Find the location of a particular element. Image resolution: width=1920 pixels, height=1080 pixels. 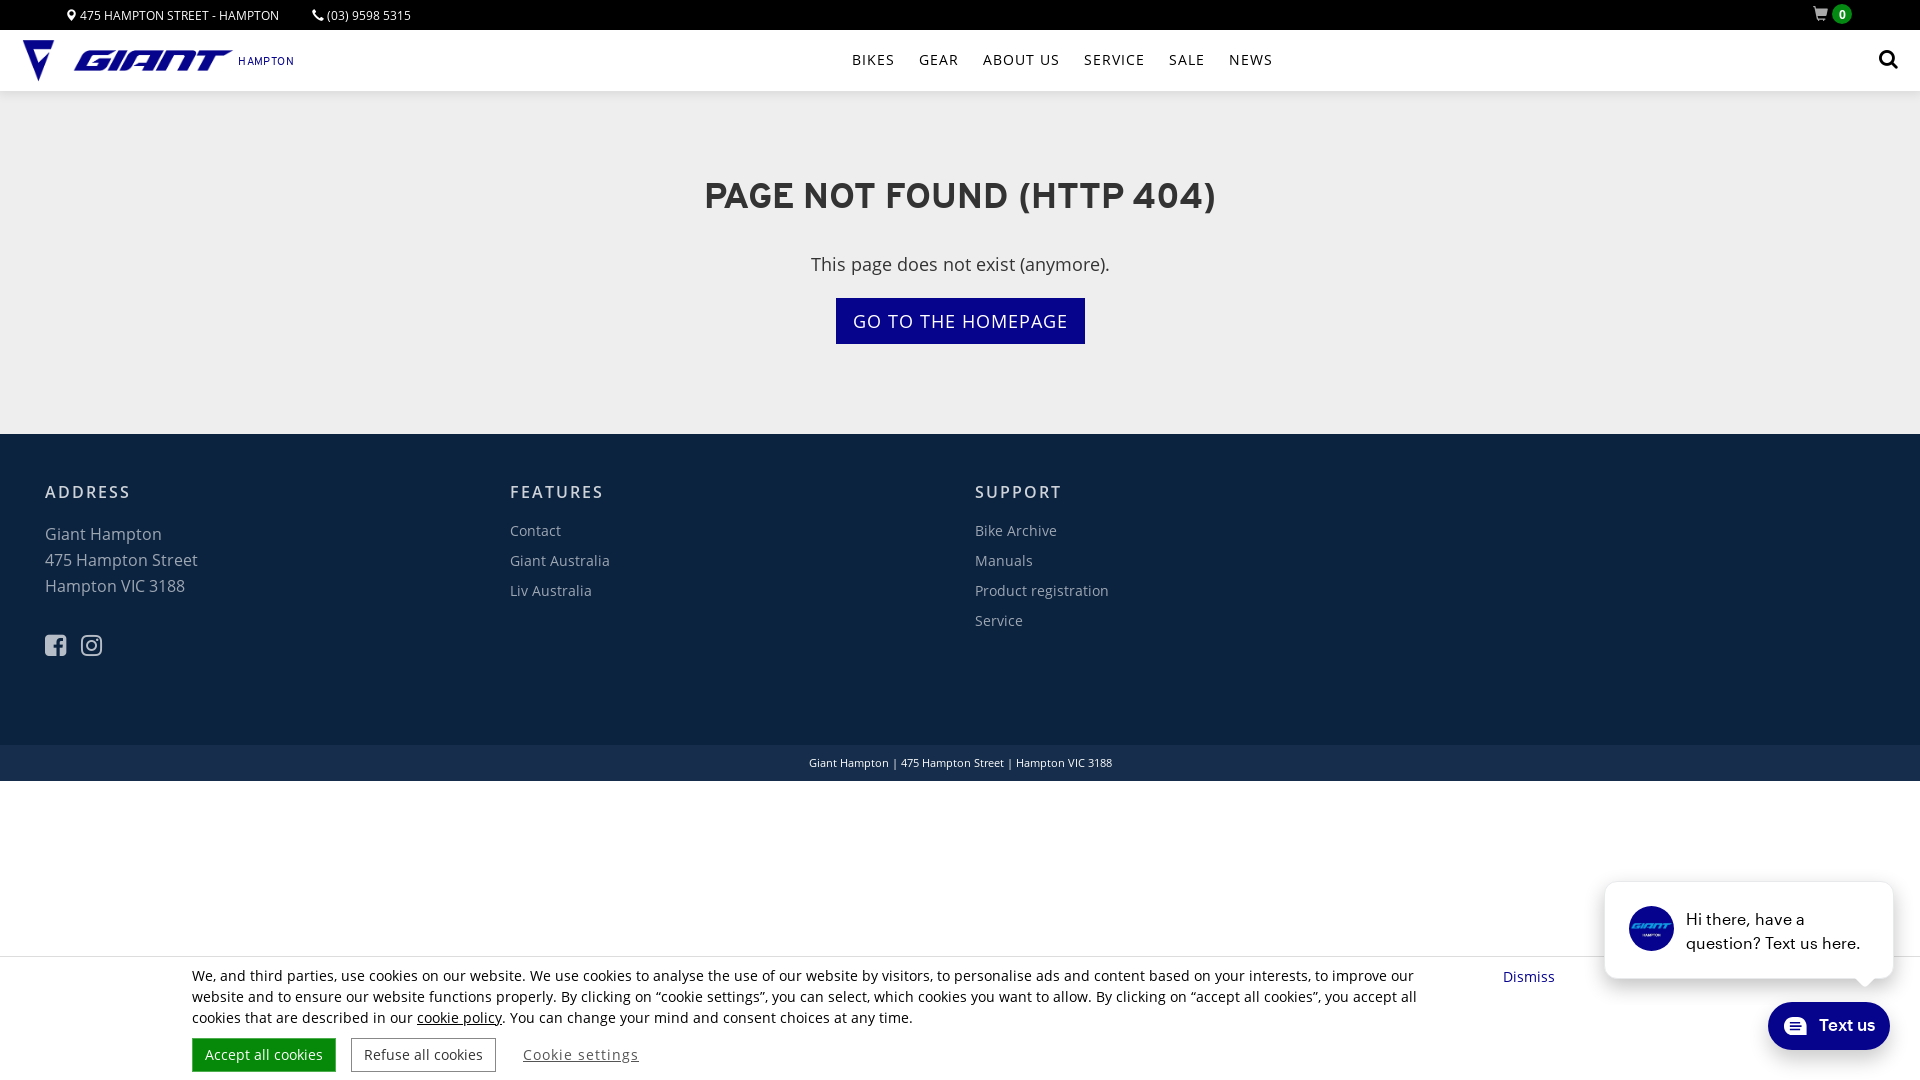

'Contact' is located at coordinates (535, 529).